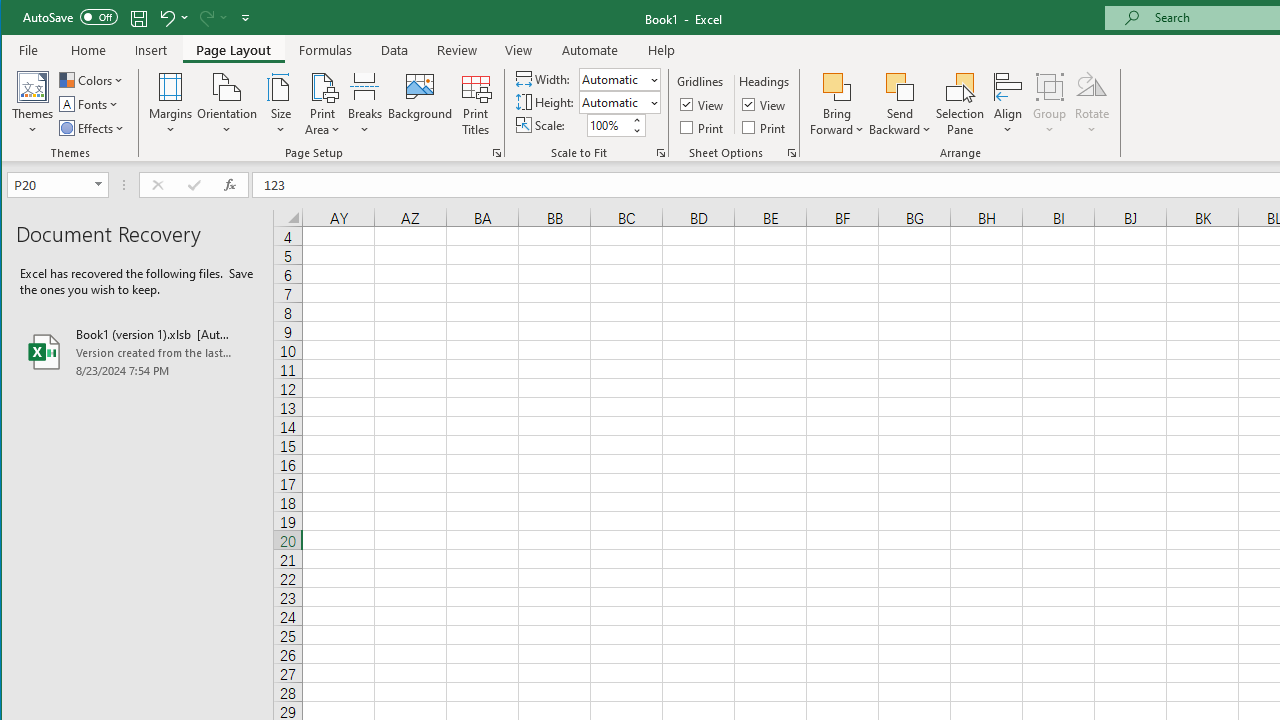 The height and width of the screenshot is (720, 1280). Describe the element at coordinates (170, 104) in the screenshot. I see `'Margins'` at that location.